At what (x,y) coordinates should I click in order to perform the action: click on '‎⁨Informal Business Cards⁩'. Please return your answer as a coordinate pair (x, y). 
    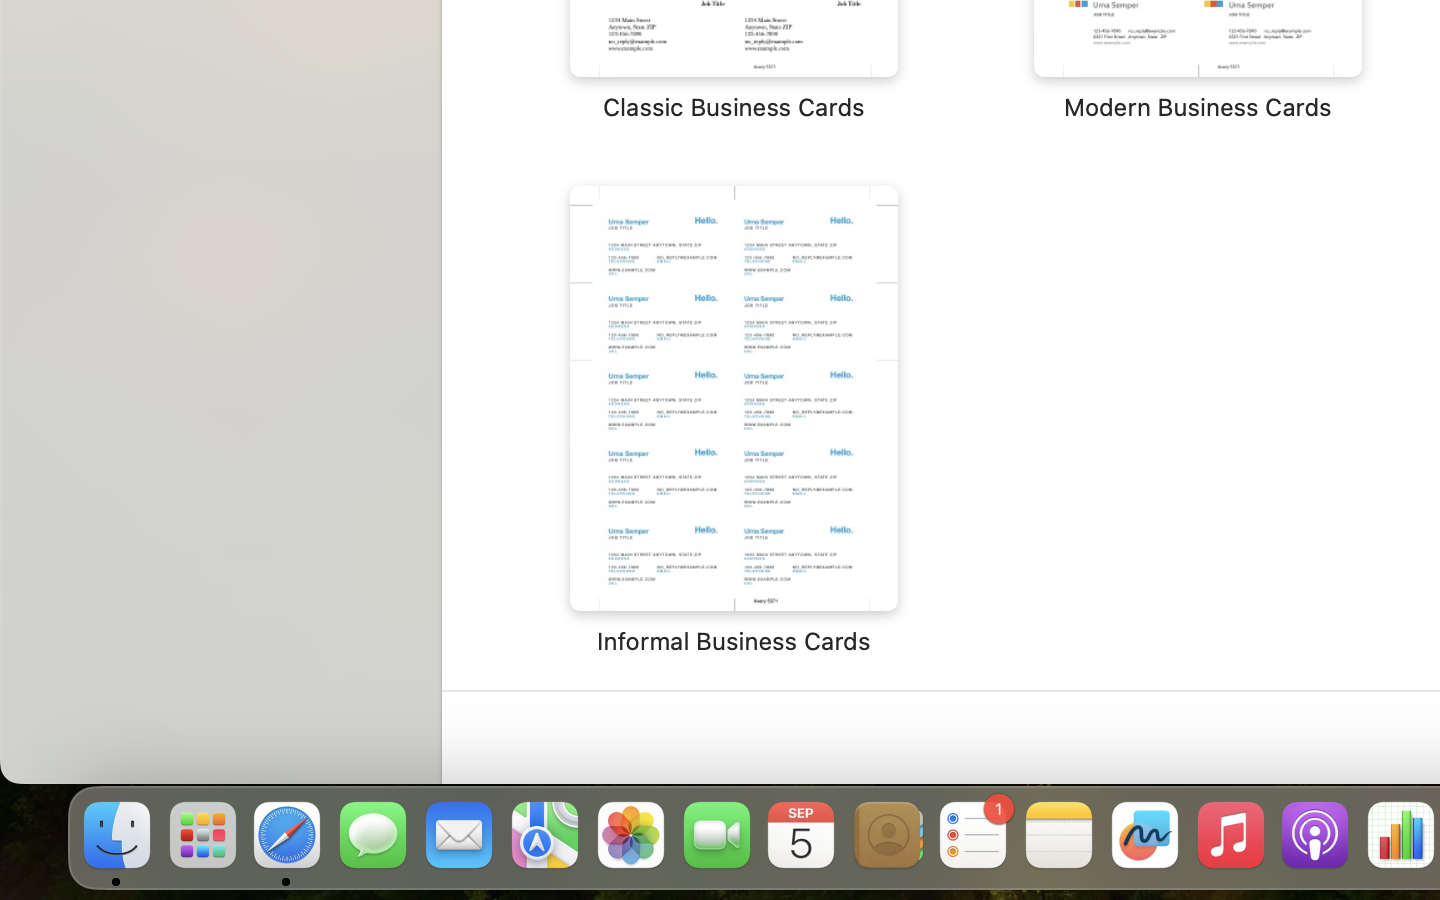
    Looking at the image, I should click on (732, 421).